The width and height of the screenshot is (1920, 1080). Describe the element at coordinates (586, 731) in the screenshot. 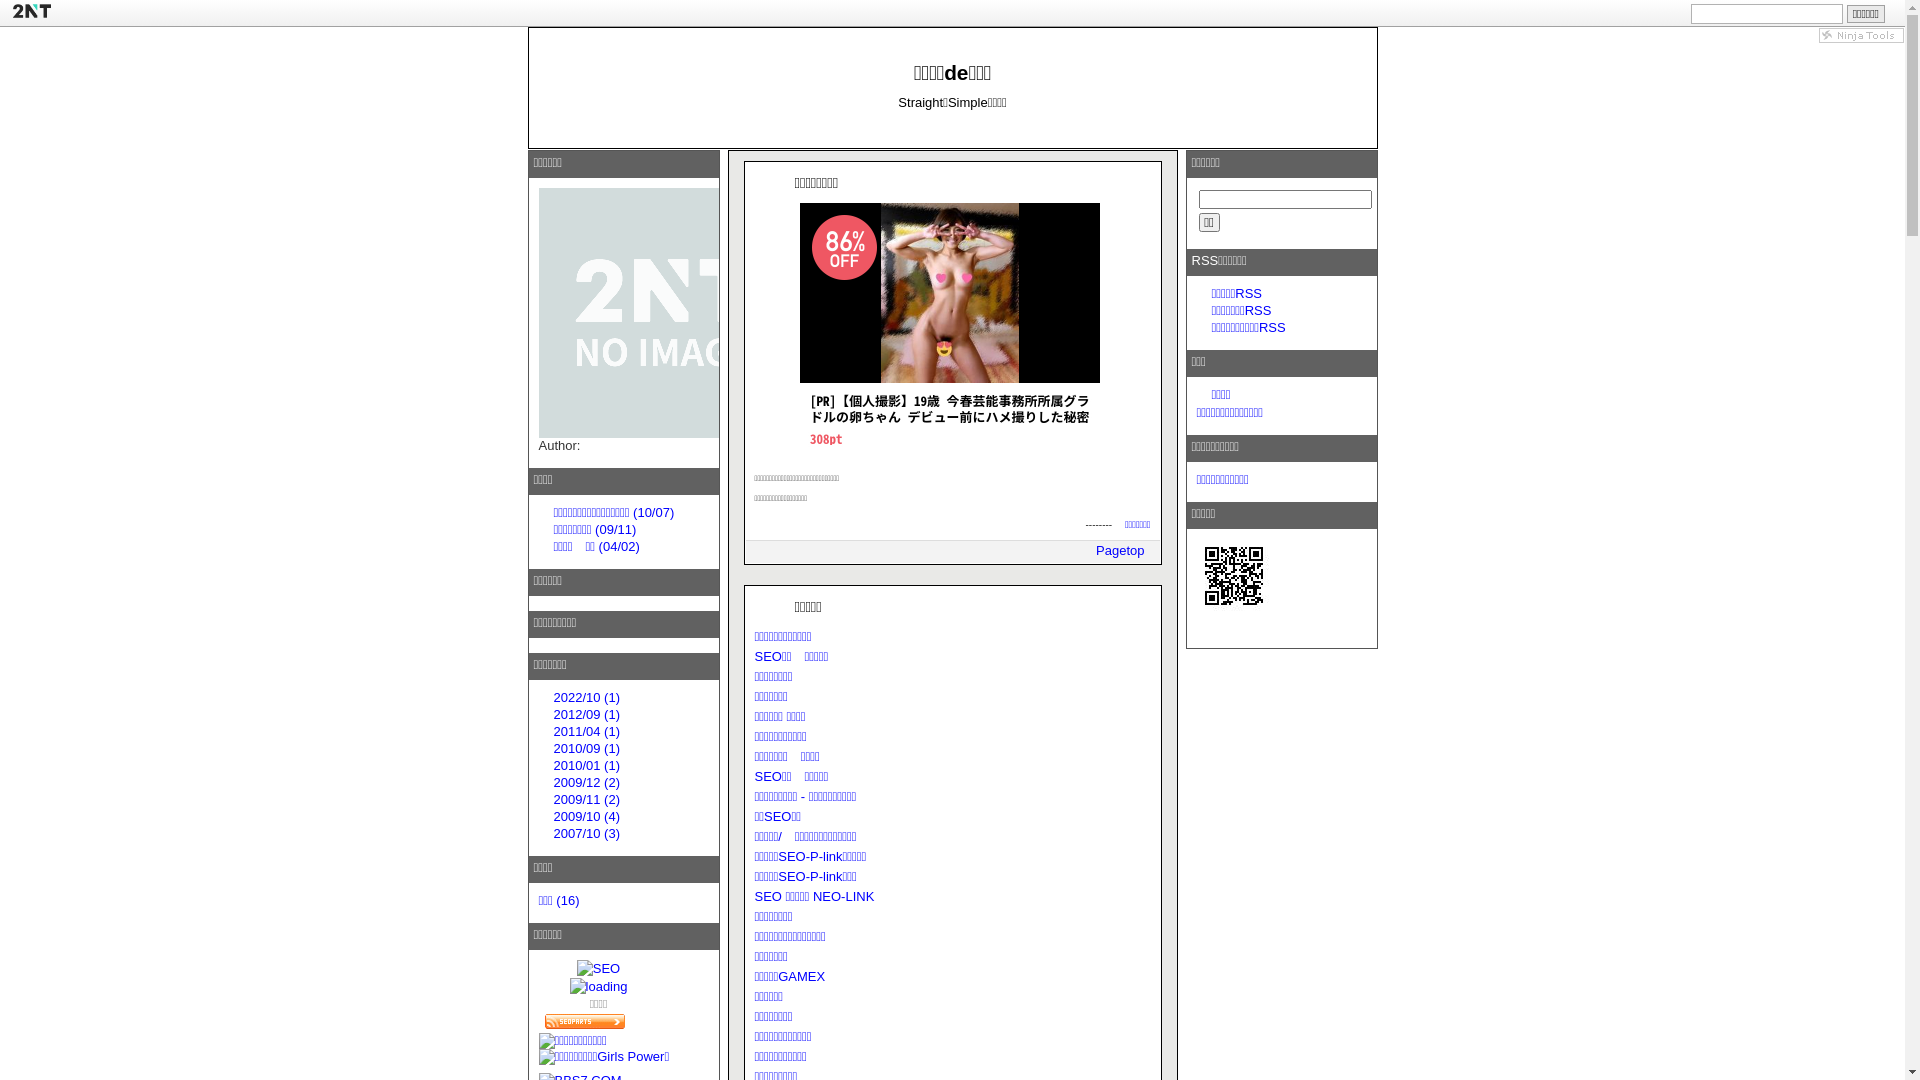

I see `'2011/04 (1)'` at that location.